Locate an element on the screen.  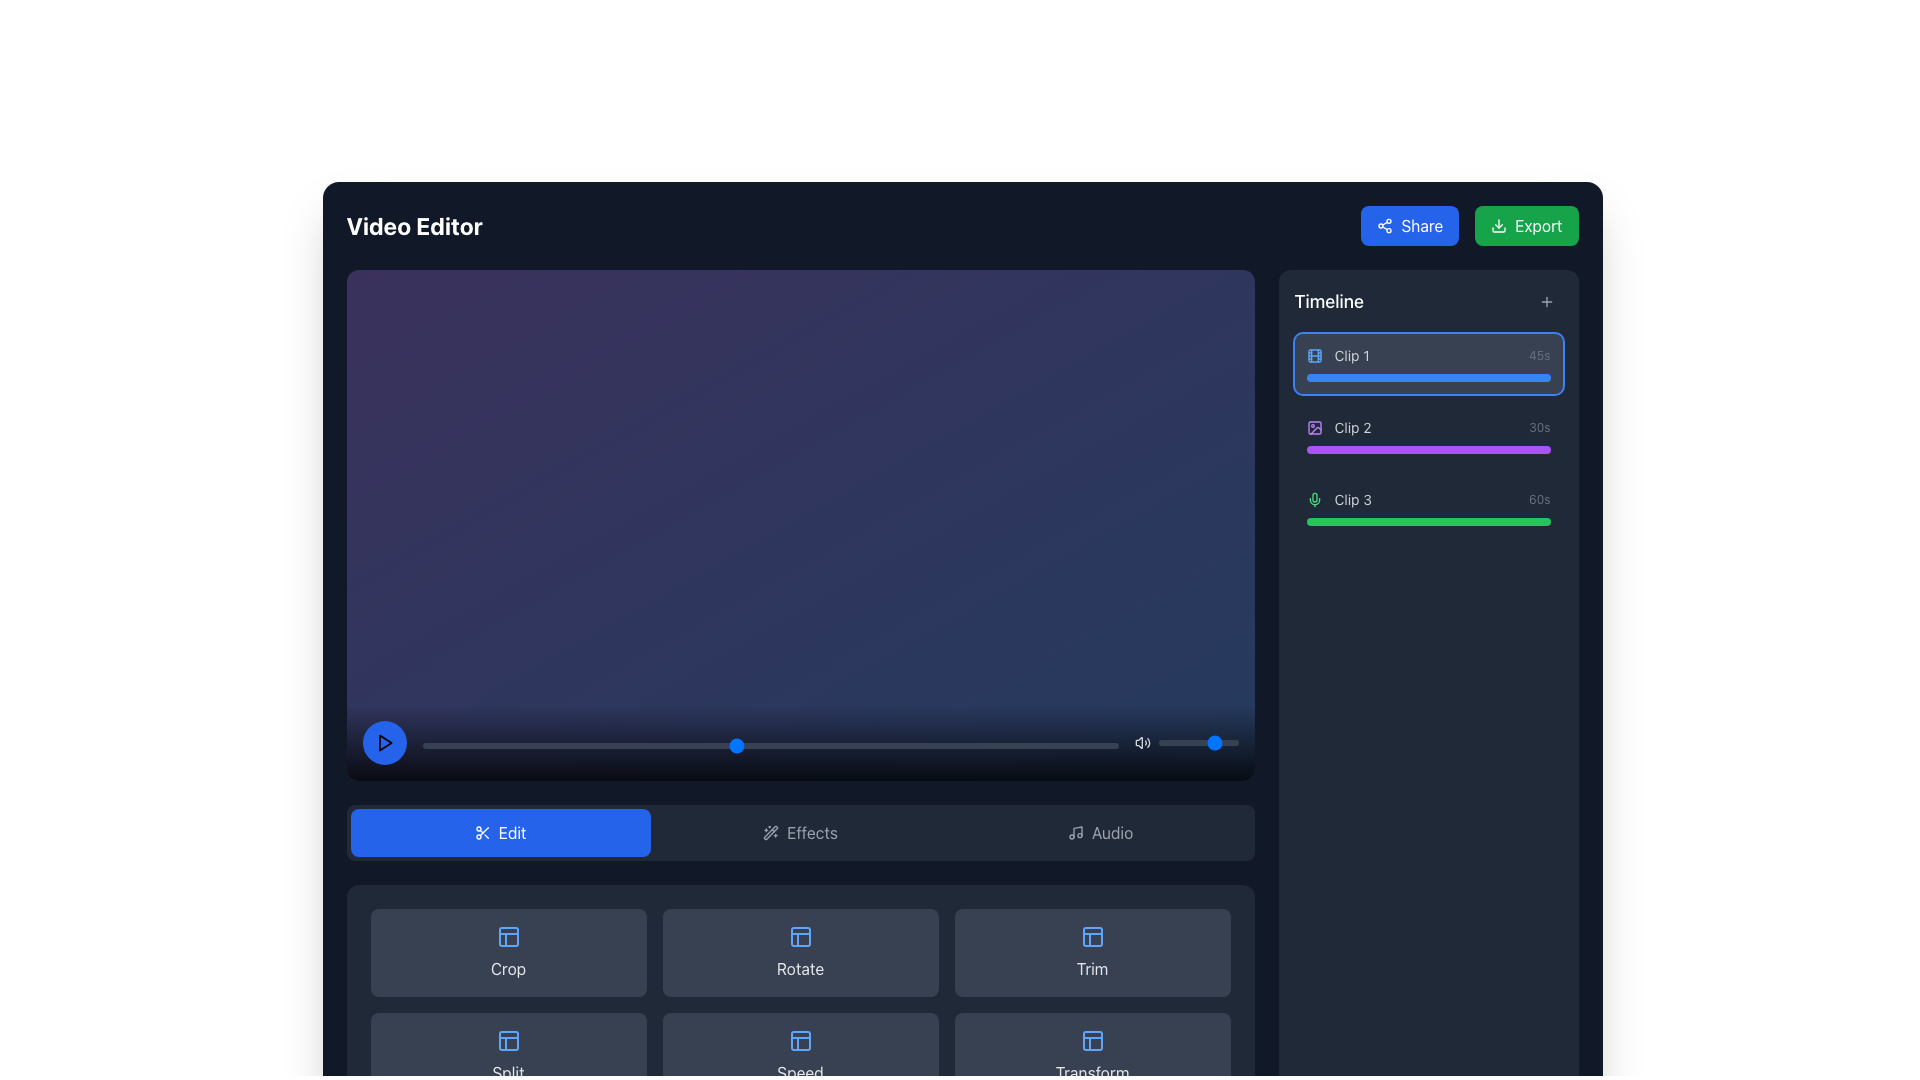
slider value is located at coordinates (449, 744).